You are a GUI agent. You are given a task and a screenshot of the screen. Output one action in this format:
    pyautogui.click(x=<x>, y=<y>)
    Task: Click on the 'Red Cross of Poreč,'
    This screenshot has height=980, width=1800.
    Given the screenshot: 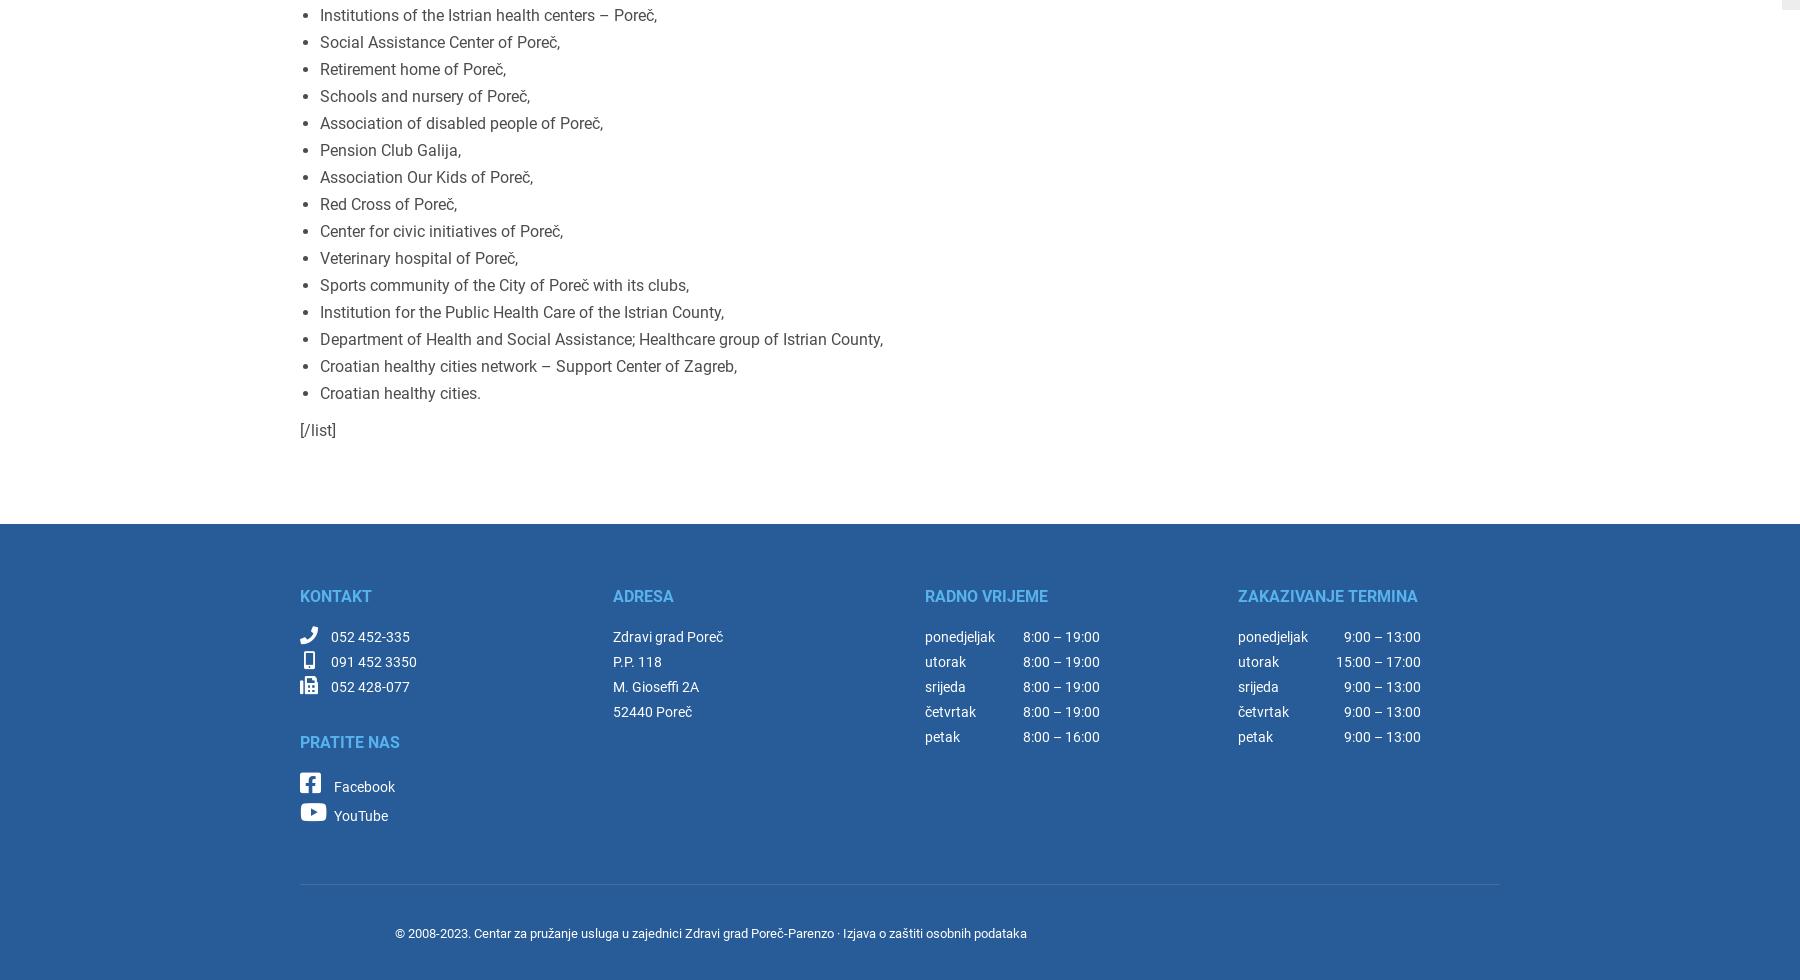 What is the action you would take?
    pyautogui.click(x=388, y=204)
    